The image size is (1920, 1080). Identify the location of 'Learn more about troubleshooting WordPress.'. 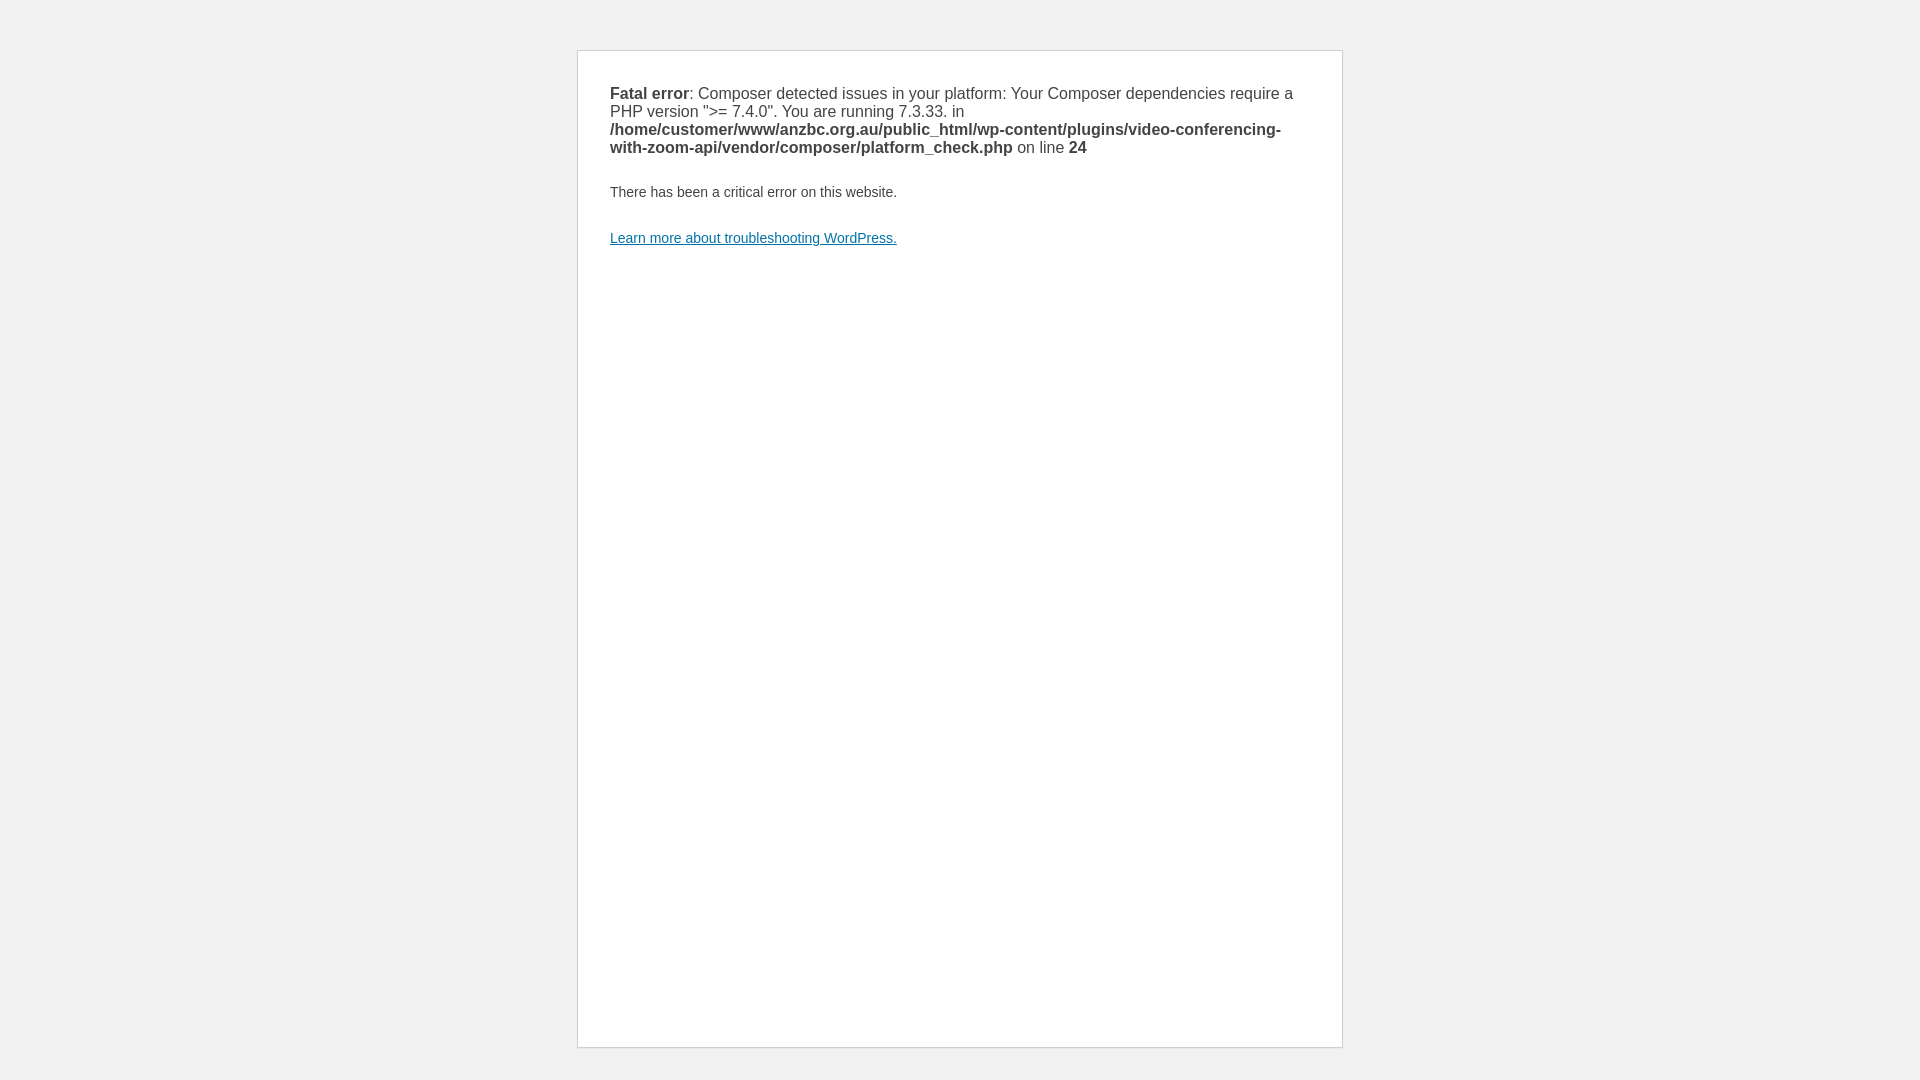
(752, 237).